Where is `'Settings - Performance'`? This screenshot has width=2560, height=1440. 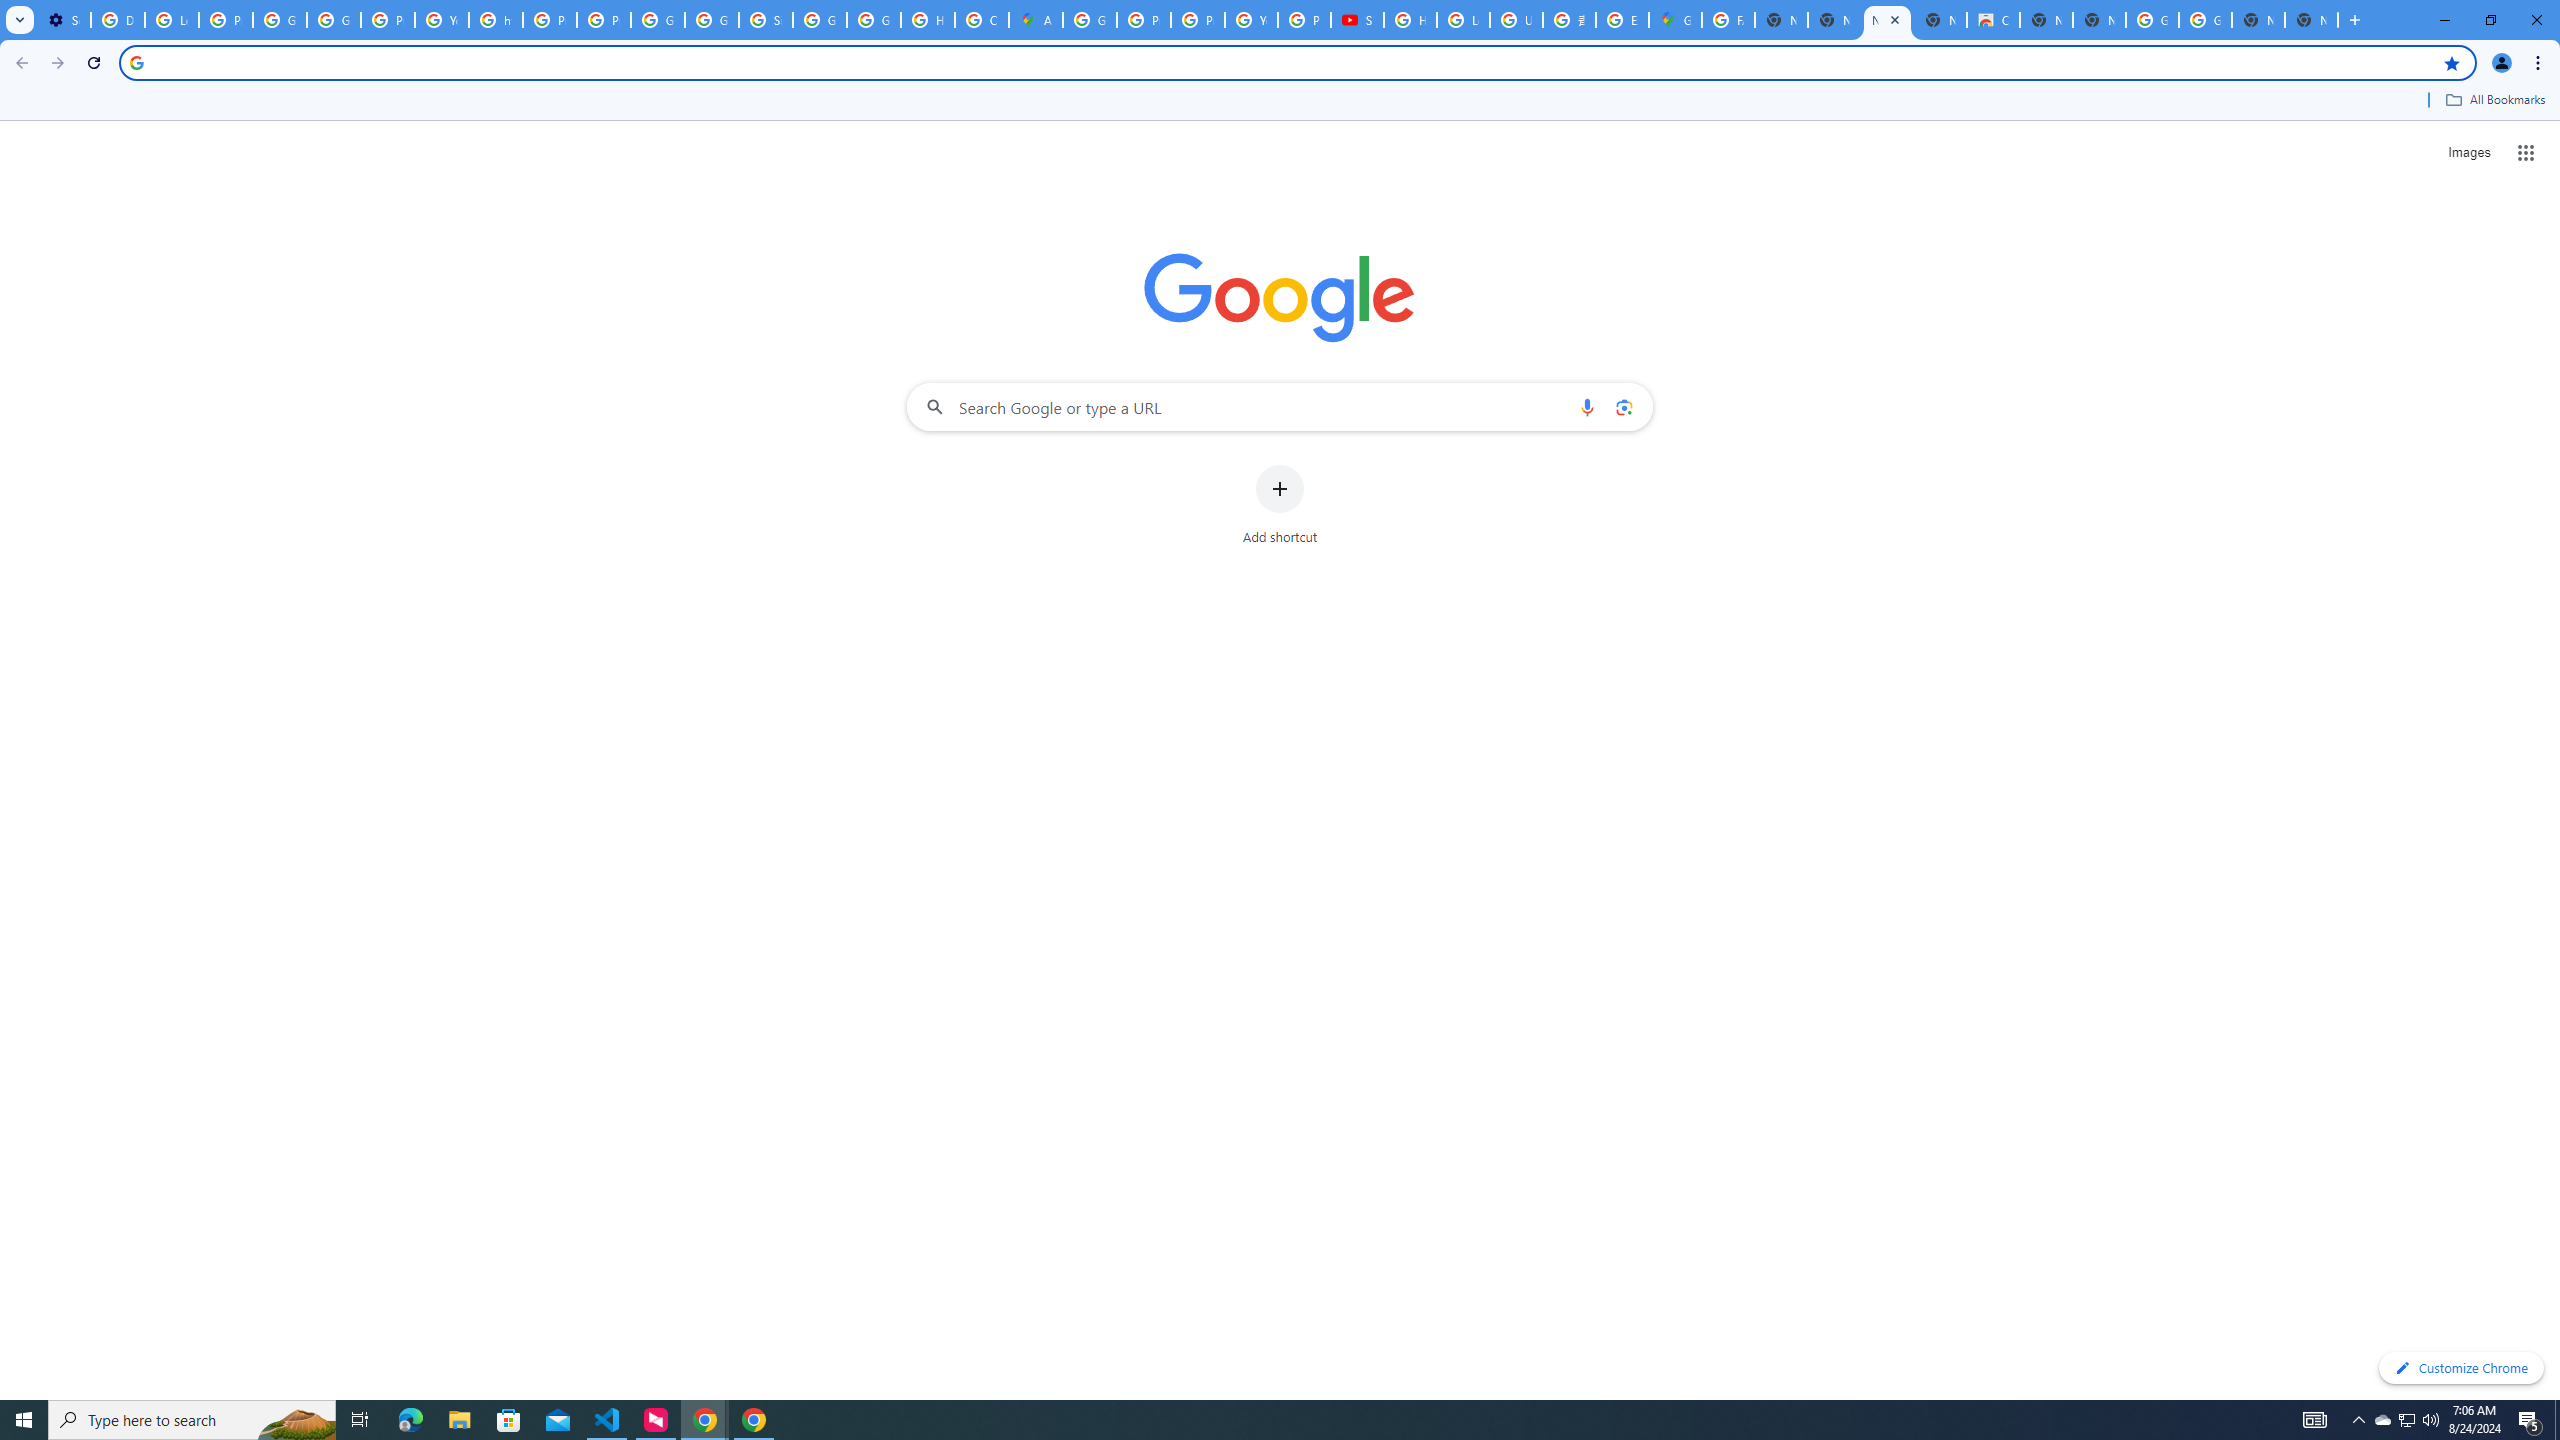
'Settings - Performance' is located at coordinates (64, 19).